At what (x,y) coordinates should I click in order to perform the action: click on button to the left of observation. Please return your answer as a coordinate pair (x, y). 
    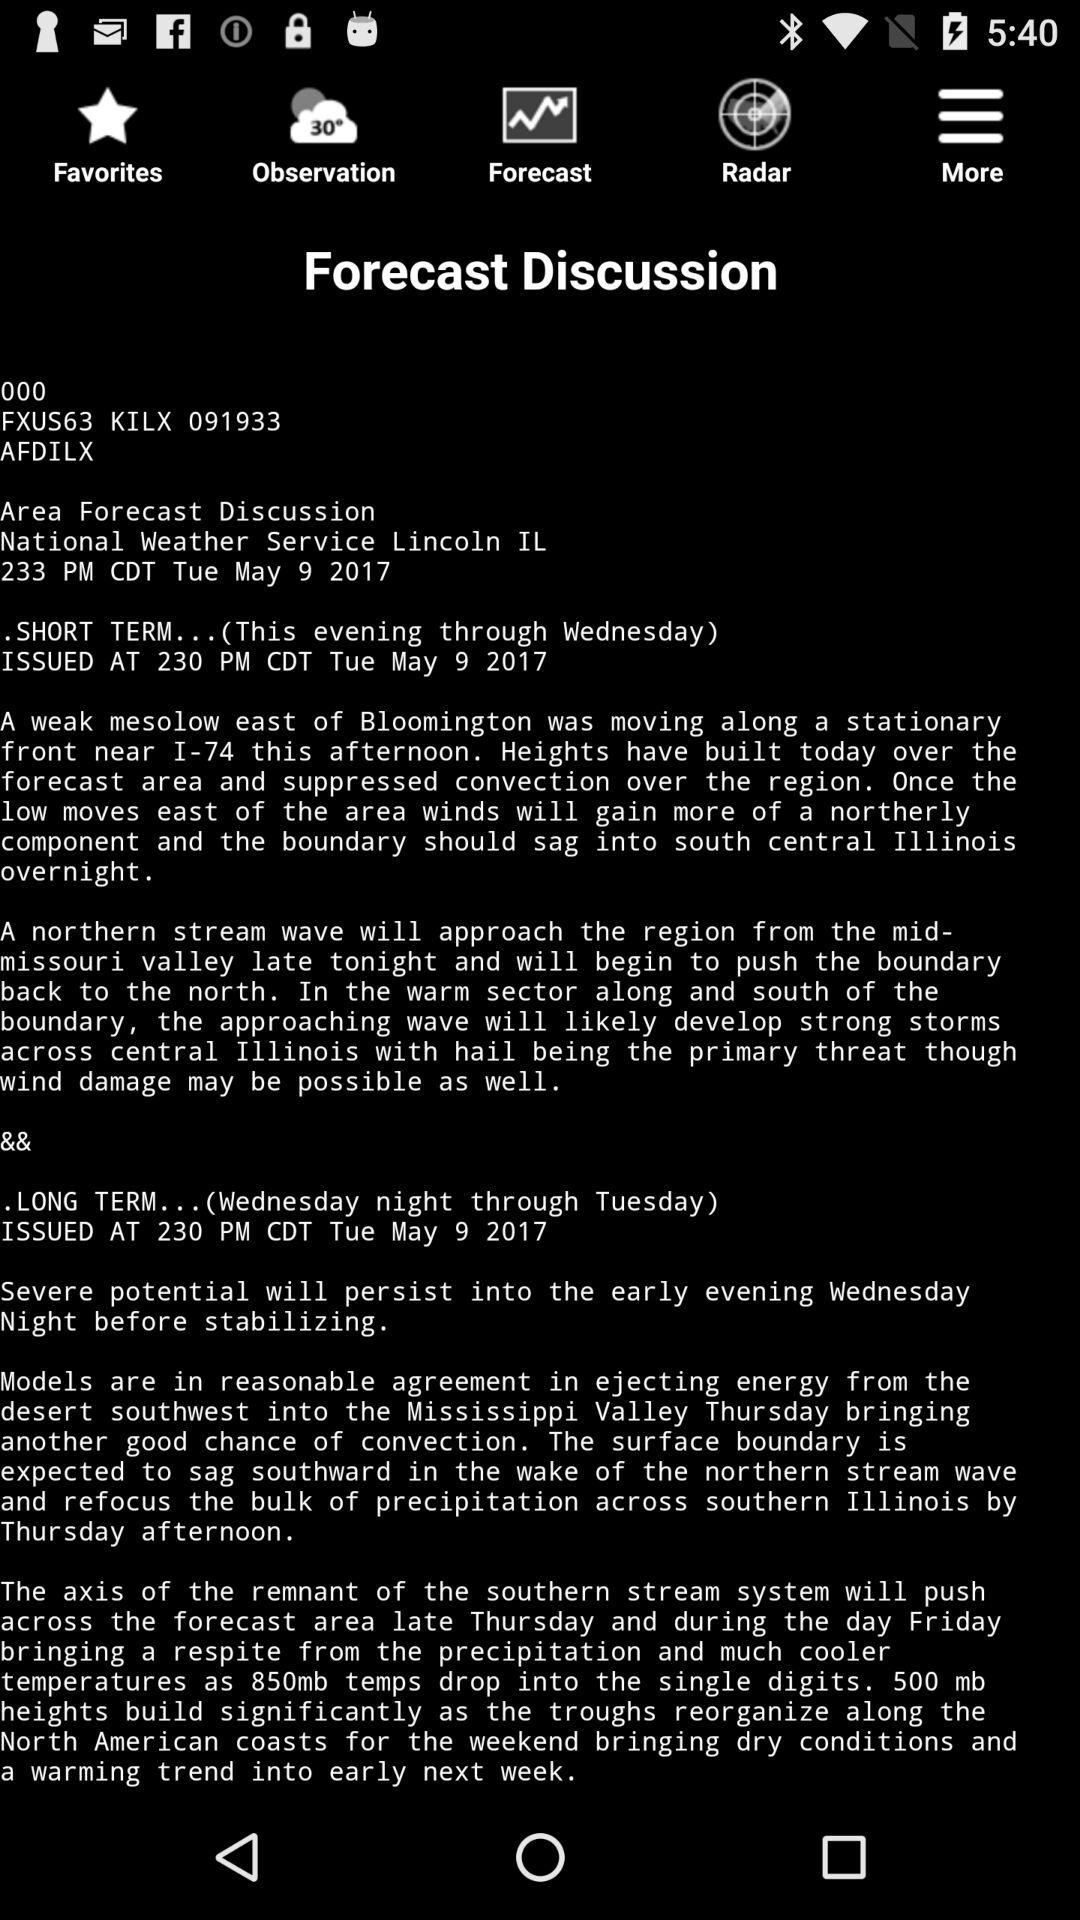
    Looking at the image, I should click on (108, 124).